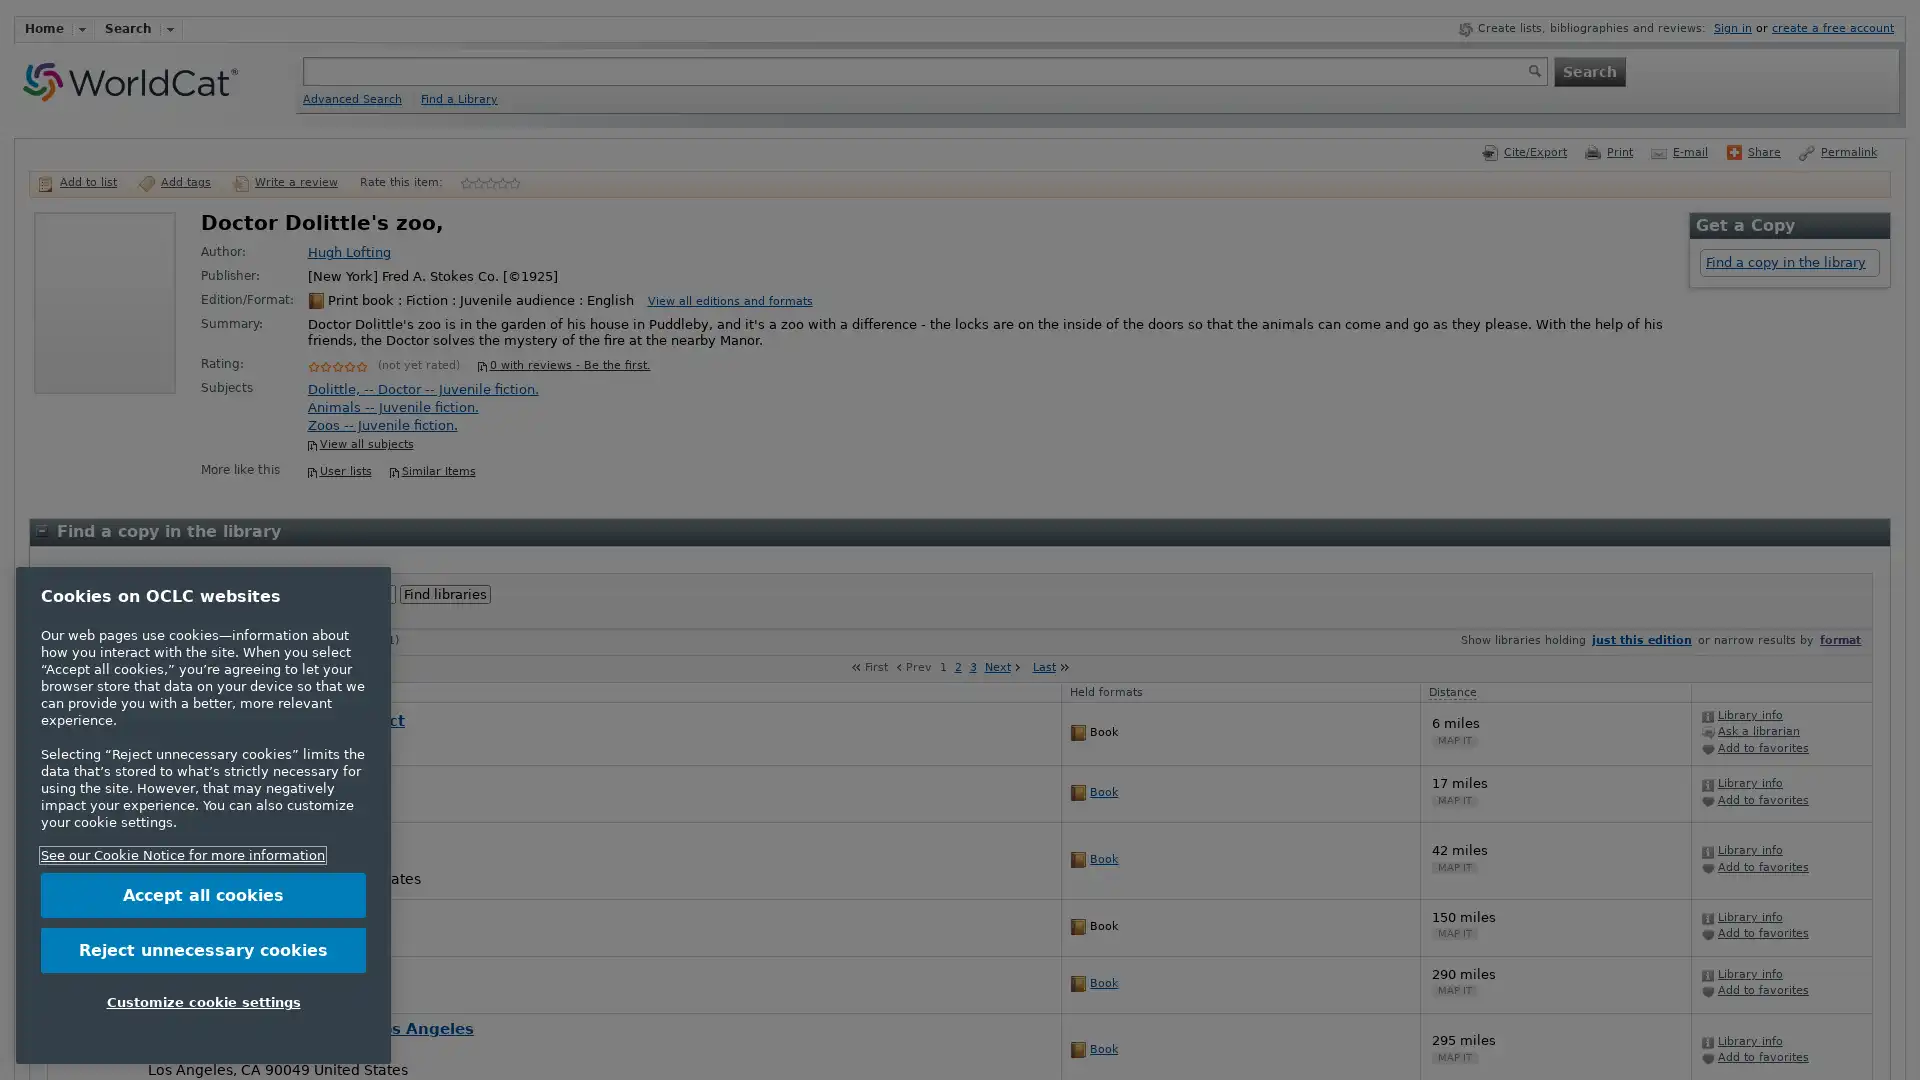 Image resolution: width=1920 pixels, height=1080 pixels. Describe the element at coordinates (203, 894) in the screenshot. I see `Accept all cookies` at that location.